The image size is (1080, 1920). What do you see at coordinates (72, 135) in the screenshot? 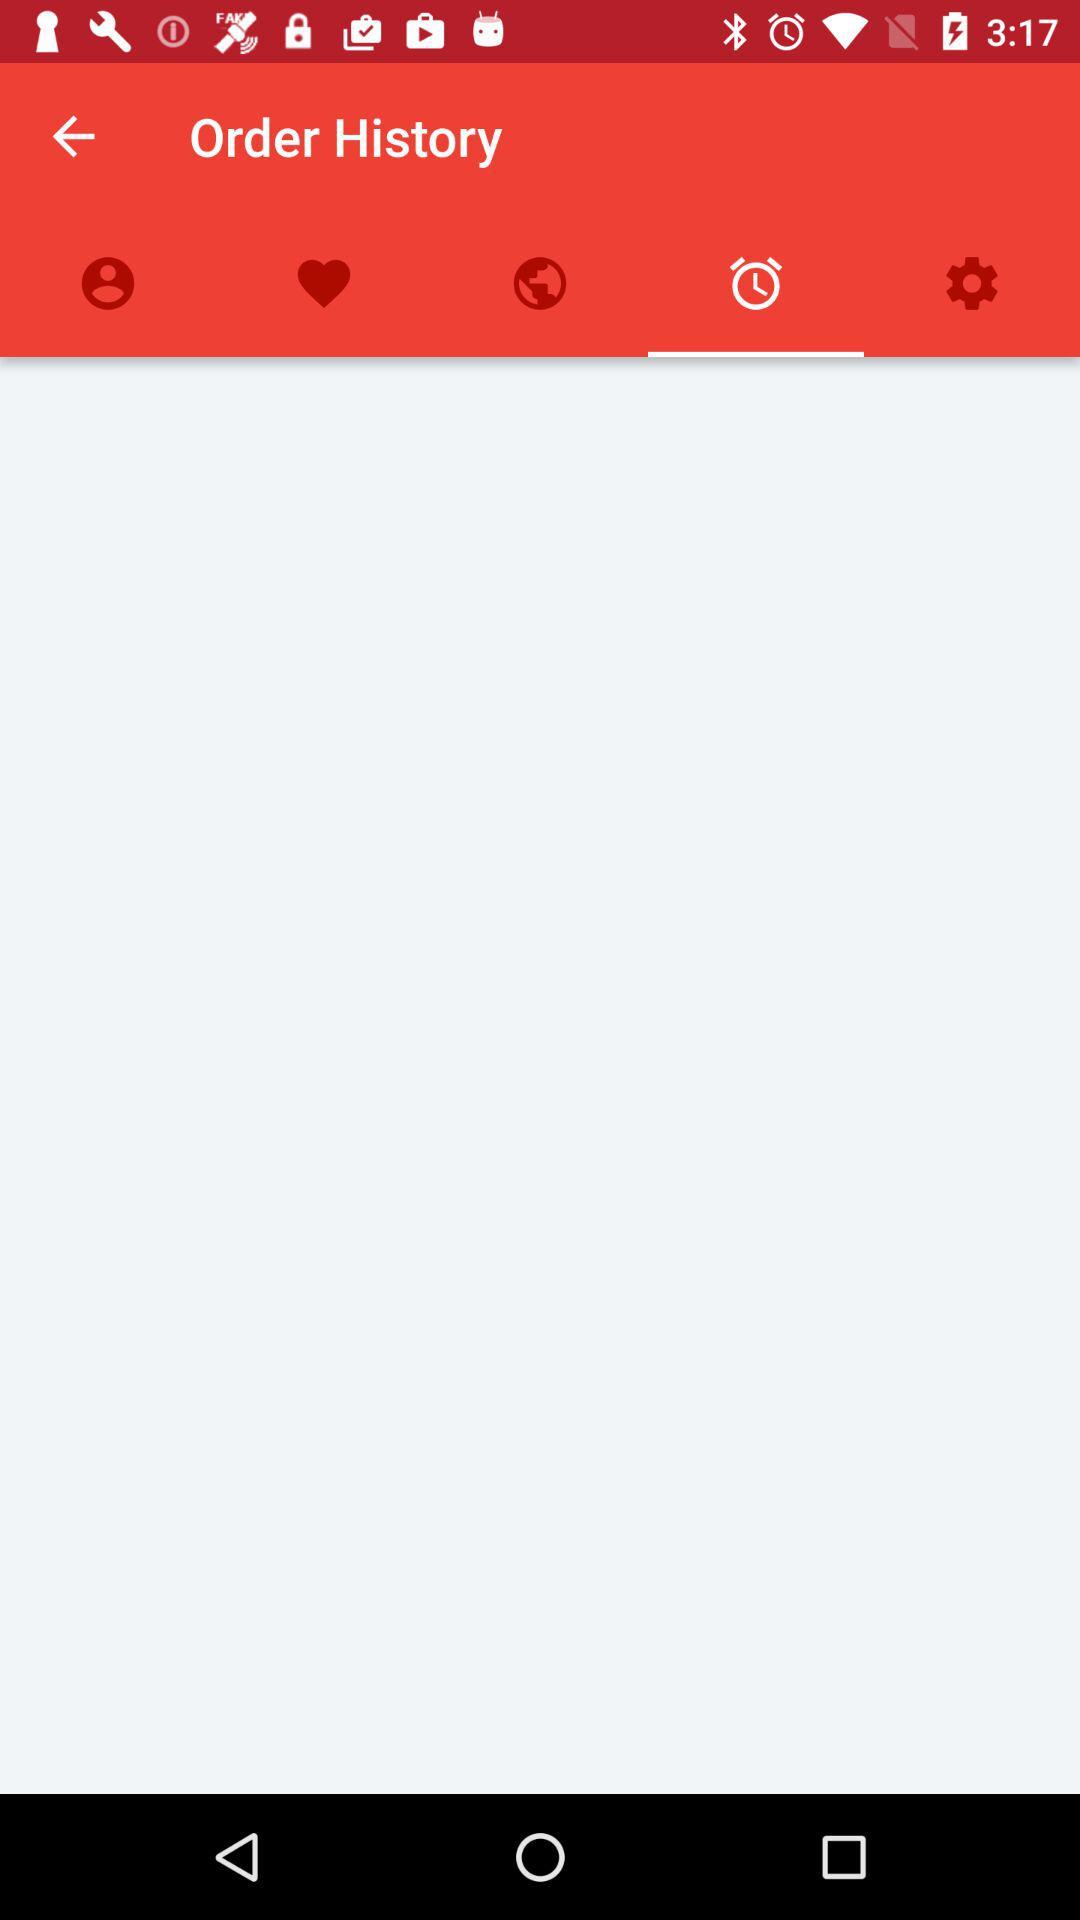
I see `the icon next to the order history item` at bounding box center [72, 135].